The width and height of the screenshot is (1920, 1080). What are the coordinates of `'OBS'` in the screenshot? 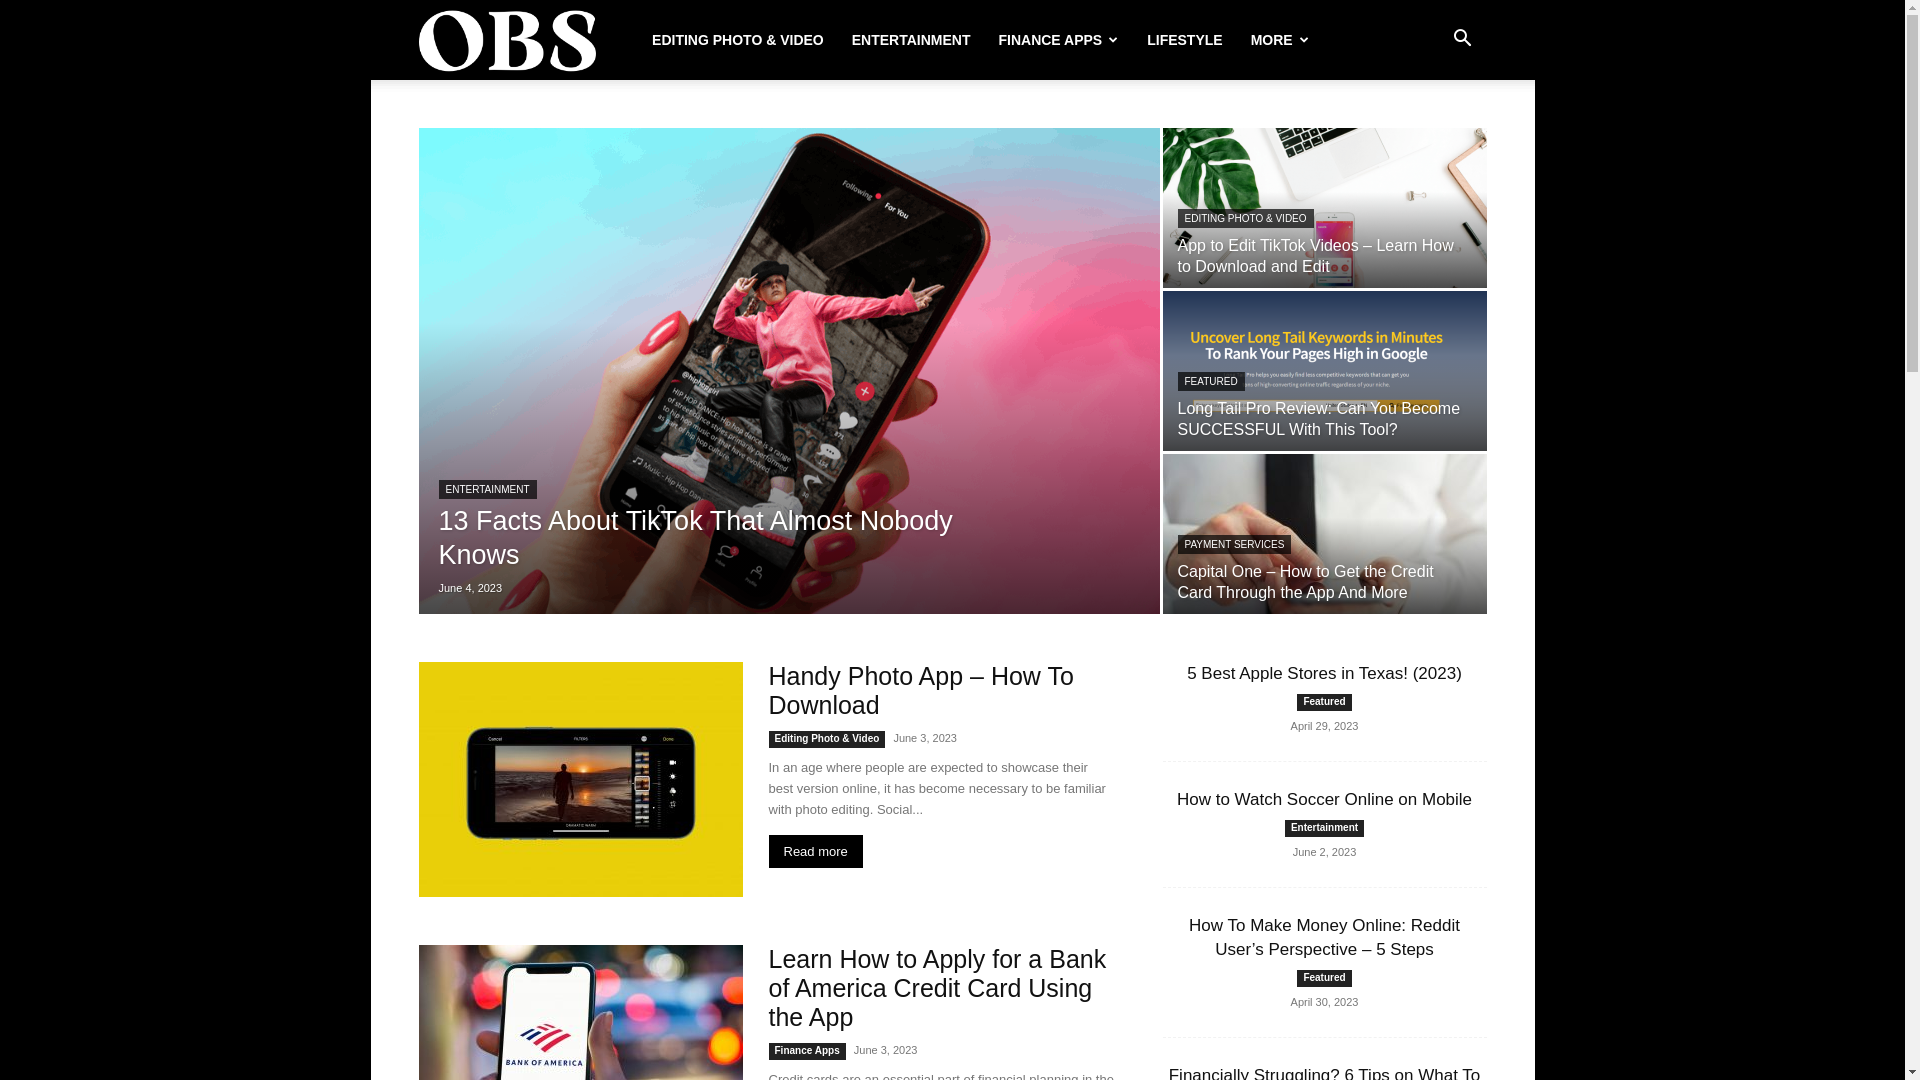 It's located at (507, 39).